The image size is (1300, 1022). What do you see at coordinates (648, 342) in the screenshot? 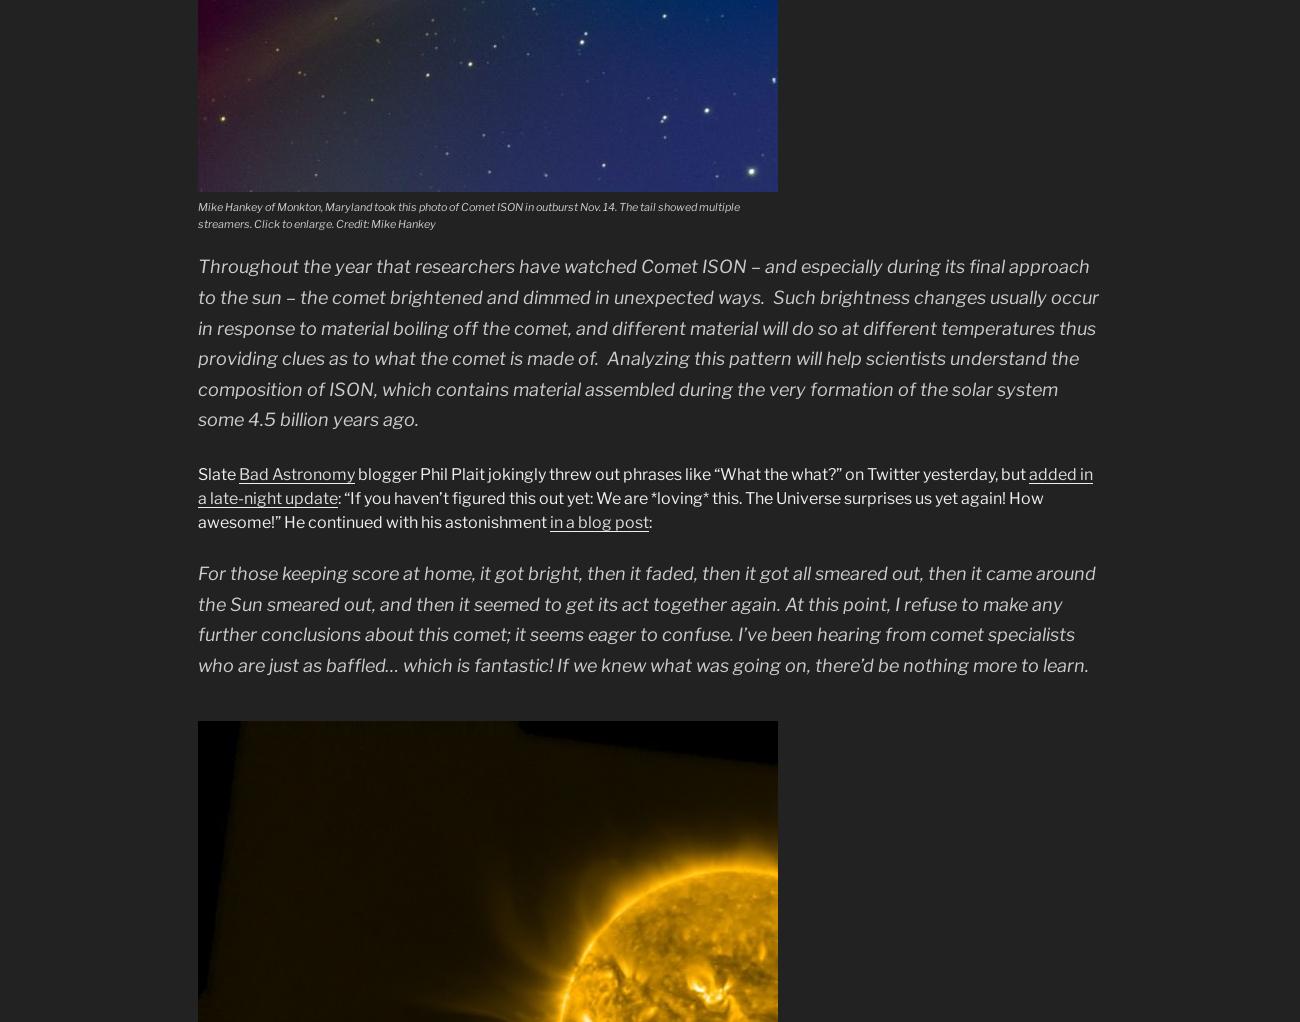
I see `'Throughout the year that researchers have watched Comet ISON – and especially during its final approach to the sun – the comet brightened and dimmed in unexpected ways.  Such brightness changes usually occur in response to material boiling off the comet, and different material will do so at different temperatures thus providing clues as to what the comet is made of.  Analyzing this pattern will help scientists understand the composition of ISON, which contains material assembled during the very formation of the solar system some 4.5 billion years ago.'` at bounding box center [648, 342].